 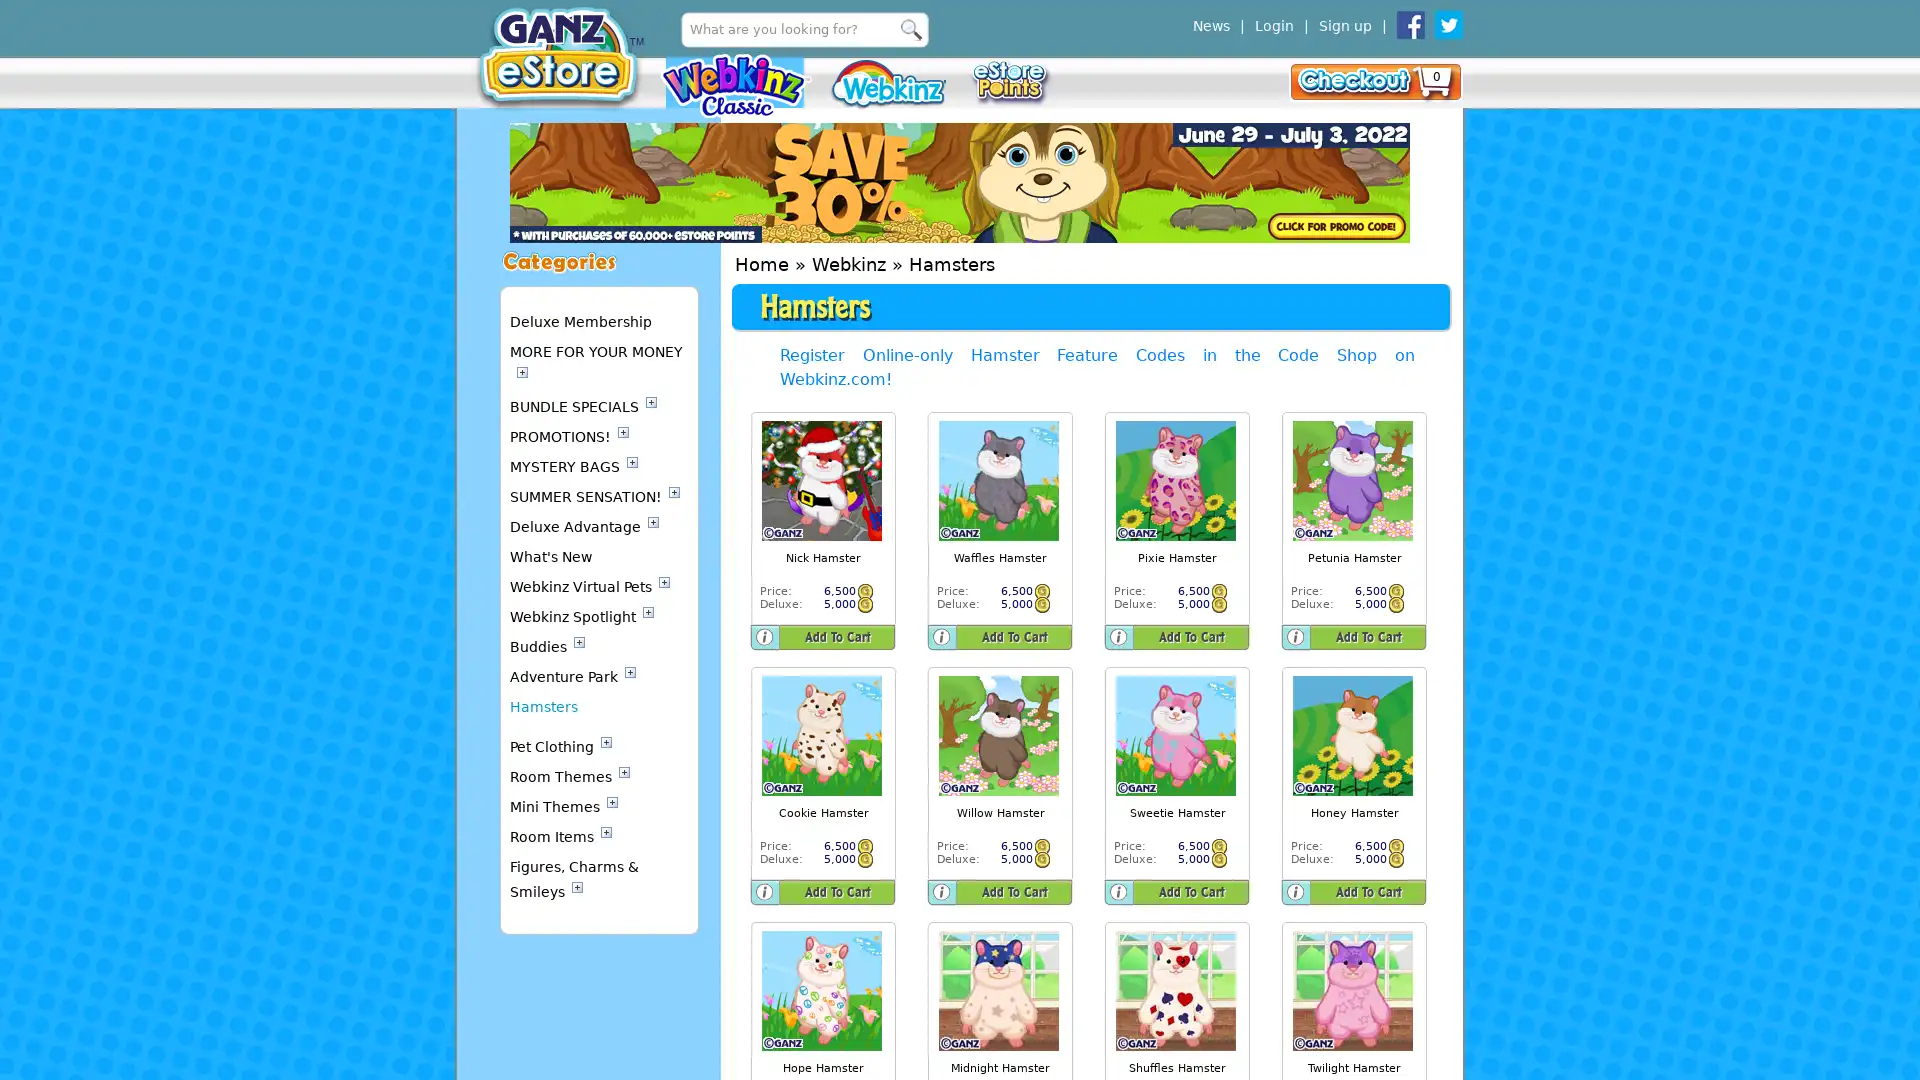 I want to click on Add To Cart, so click(x=837, y=636).